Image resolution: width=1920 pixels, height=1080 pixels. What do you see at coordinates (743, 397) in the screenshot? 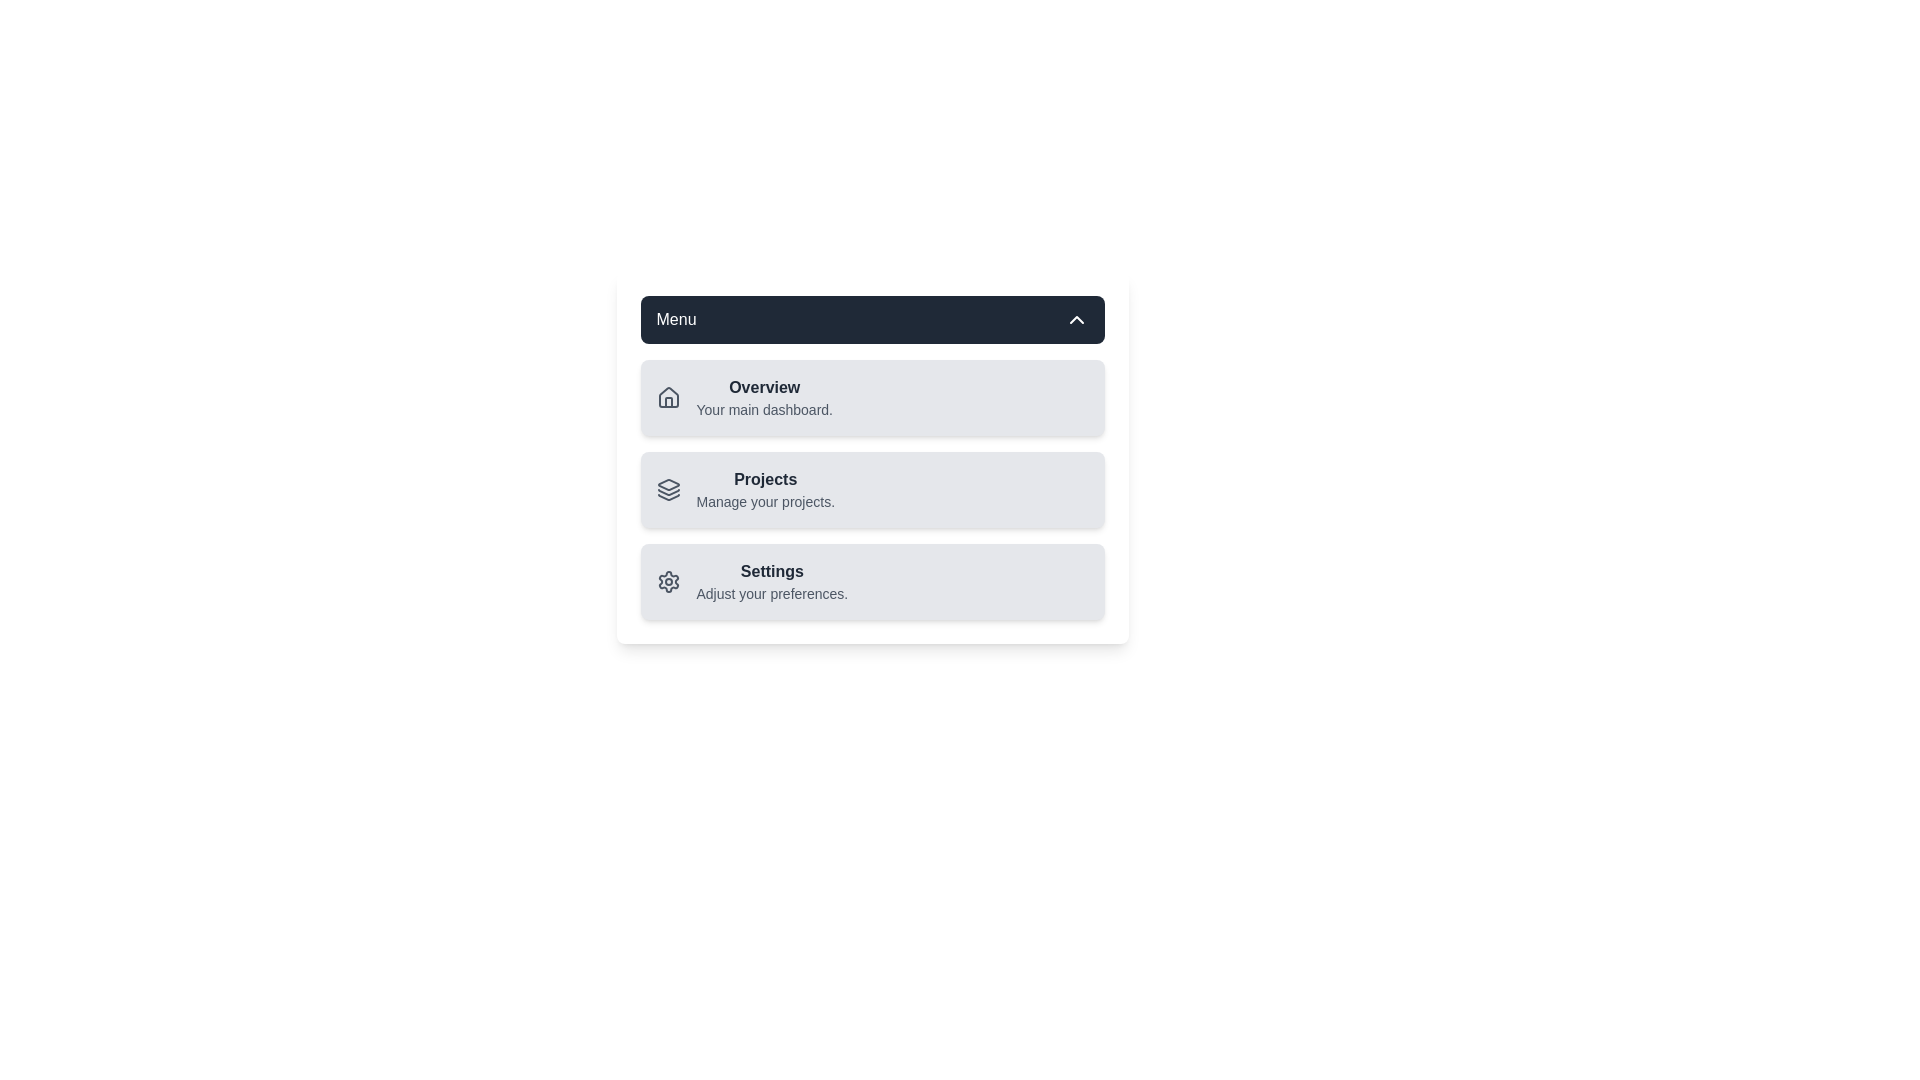
I see `the menu item corresponding to Overview` at bounding box center [743, 397].